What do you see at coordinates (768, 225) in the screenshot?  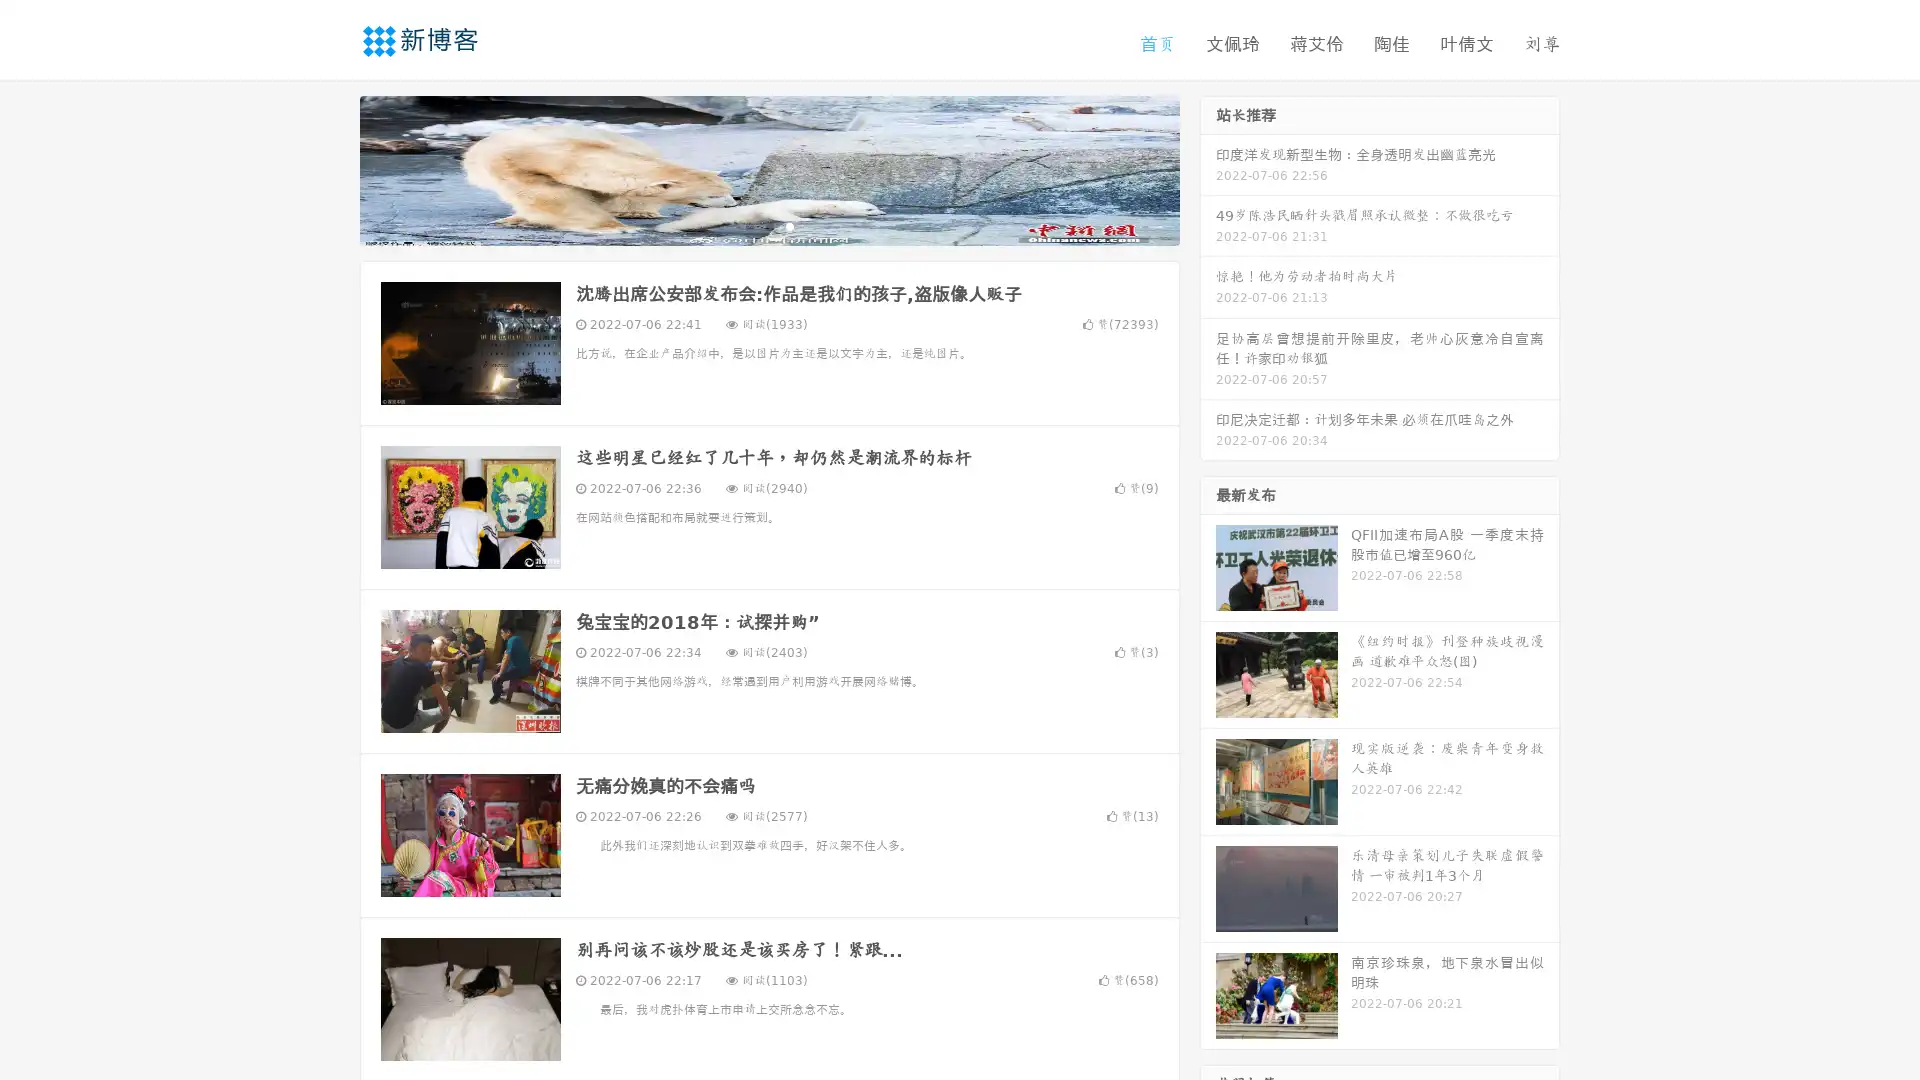 I see `Go to slide 2` at bounding box center [768, 225].